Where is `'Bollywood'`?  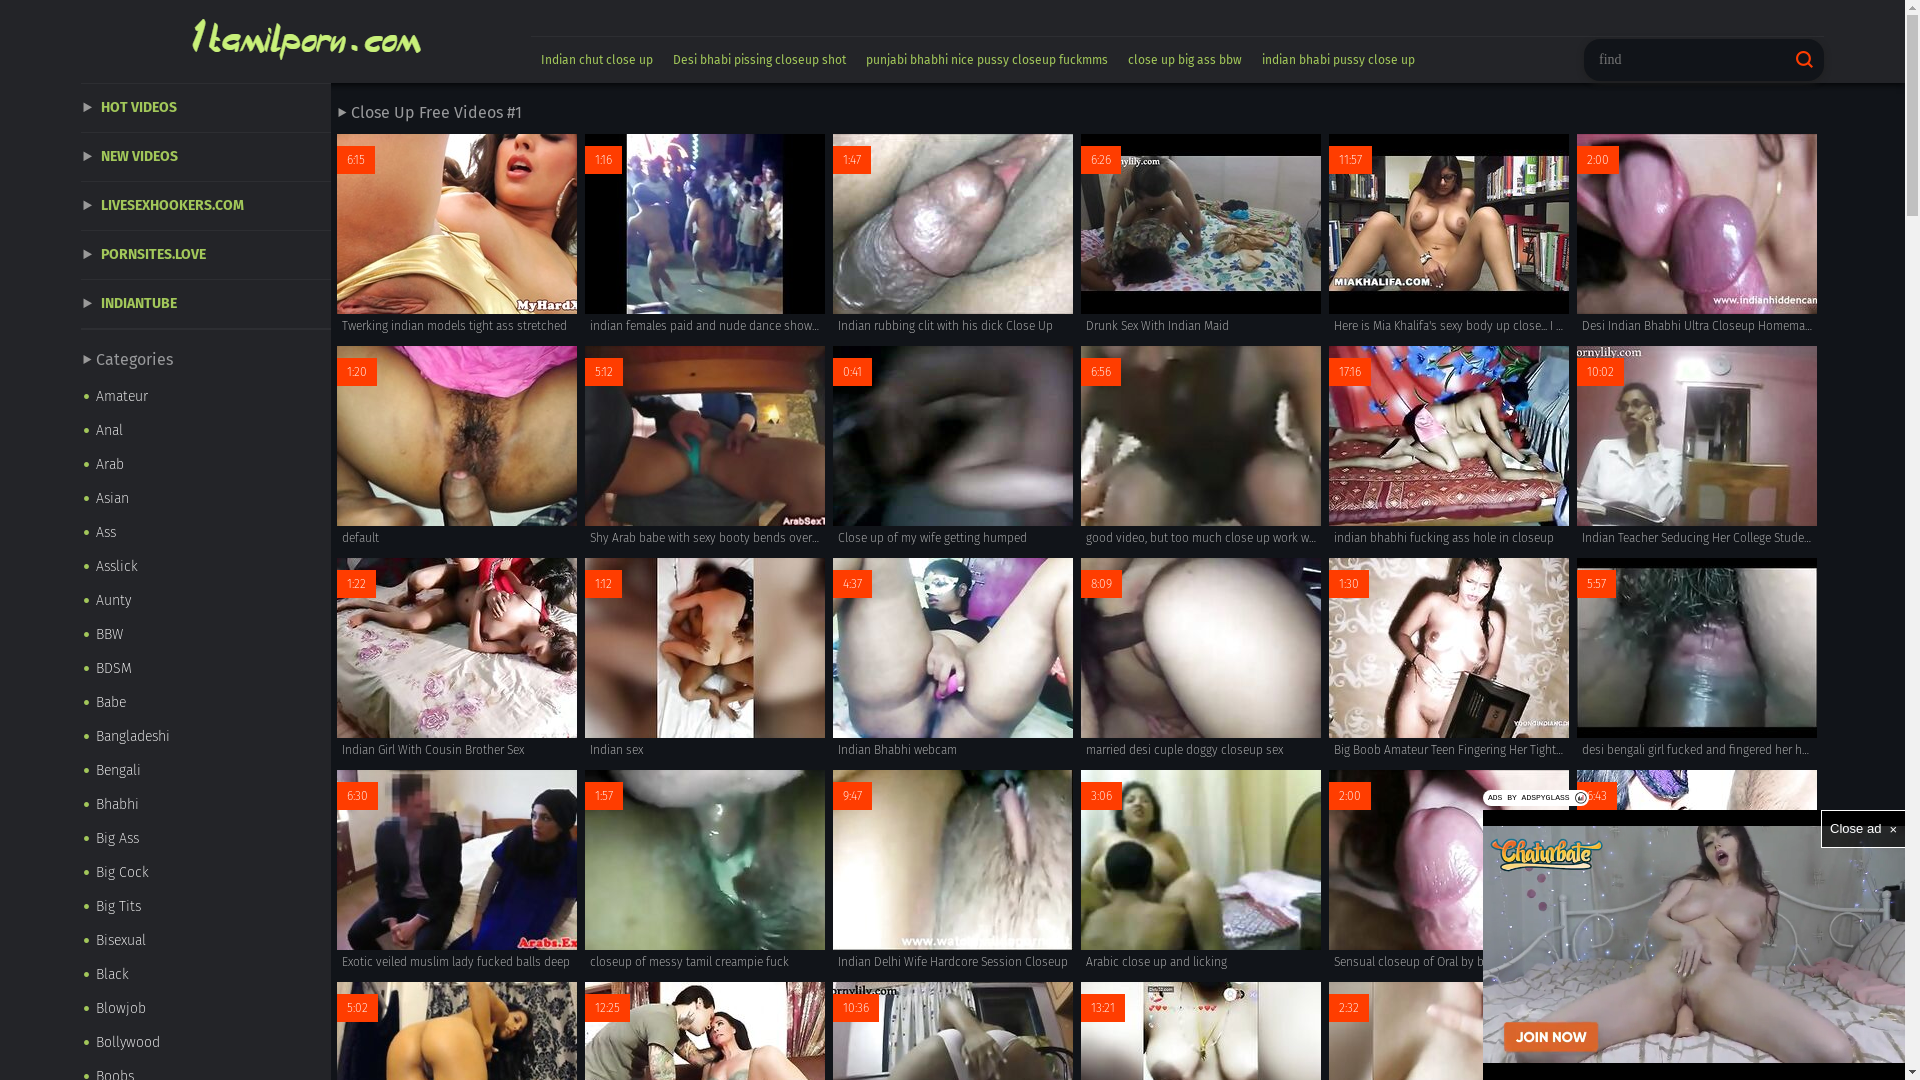
'Bollywood' is located at coordinates (80, 1041).